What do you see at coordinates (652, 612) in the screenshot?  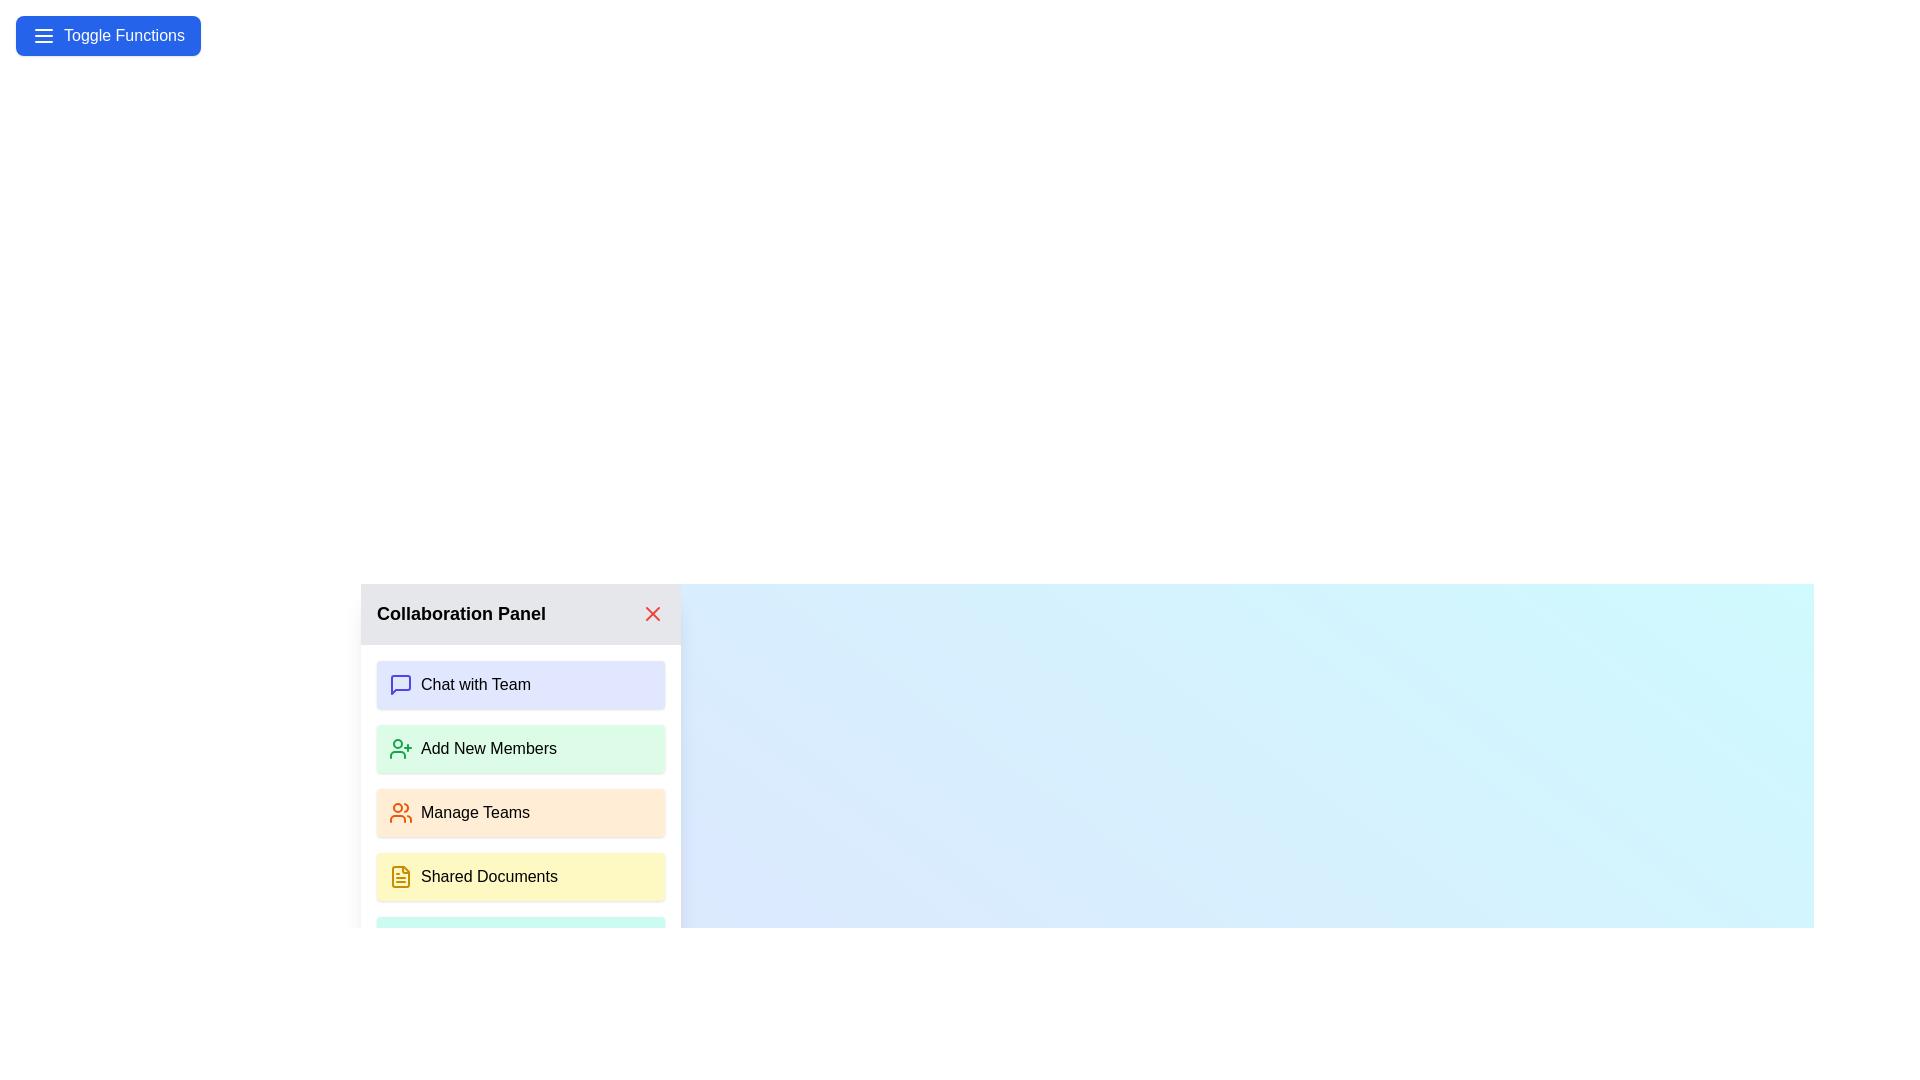 I see `the small, red 'X' icon button used for closing or deleting, located in the header of the 'Collaboration Panel' section, and focus on it using keyboard navigation` at bounding box center [652, 612].